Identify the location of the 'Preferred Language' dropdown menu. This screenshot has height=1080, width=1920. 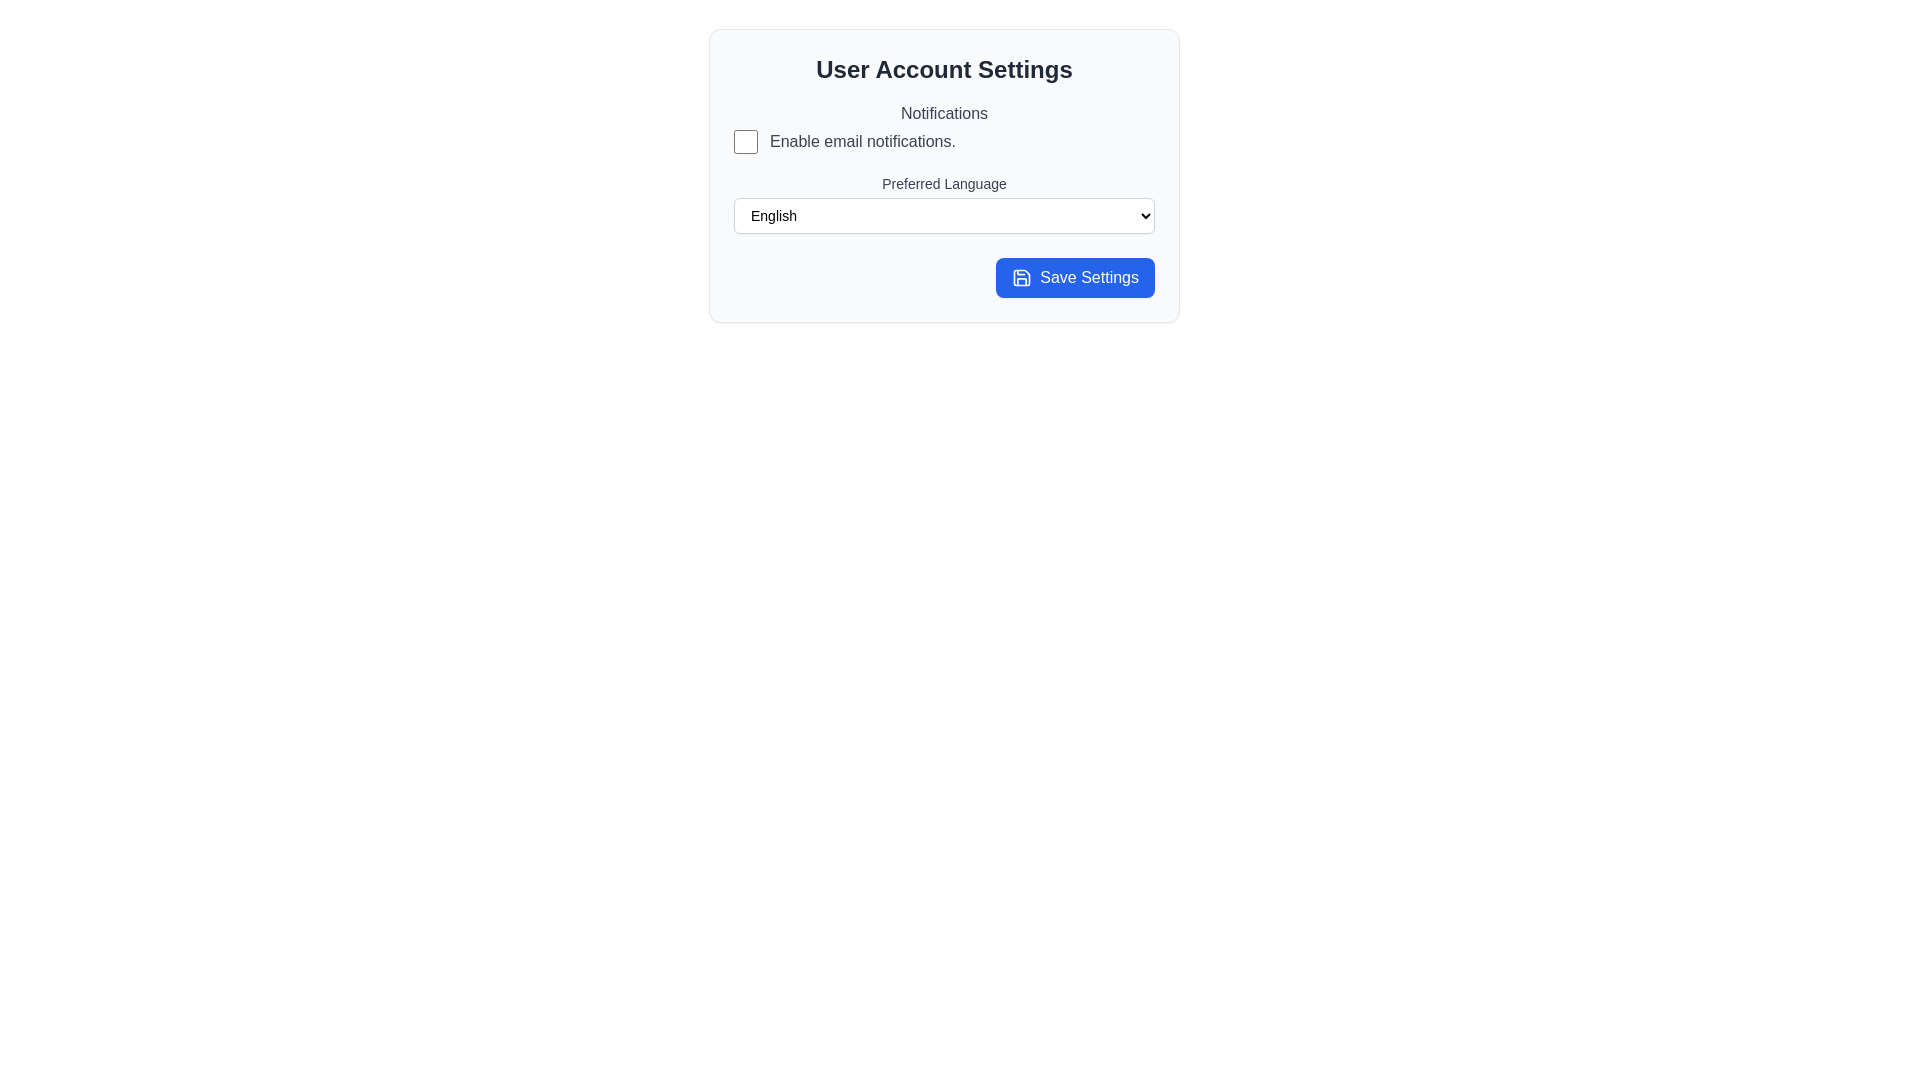
(943, 204).